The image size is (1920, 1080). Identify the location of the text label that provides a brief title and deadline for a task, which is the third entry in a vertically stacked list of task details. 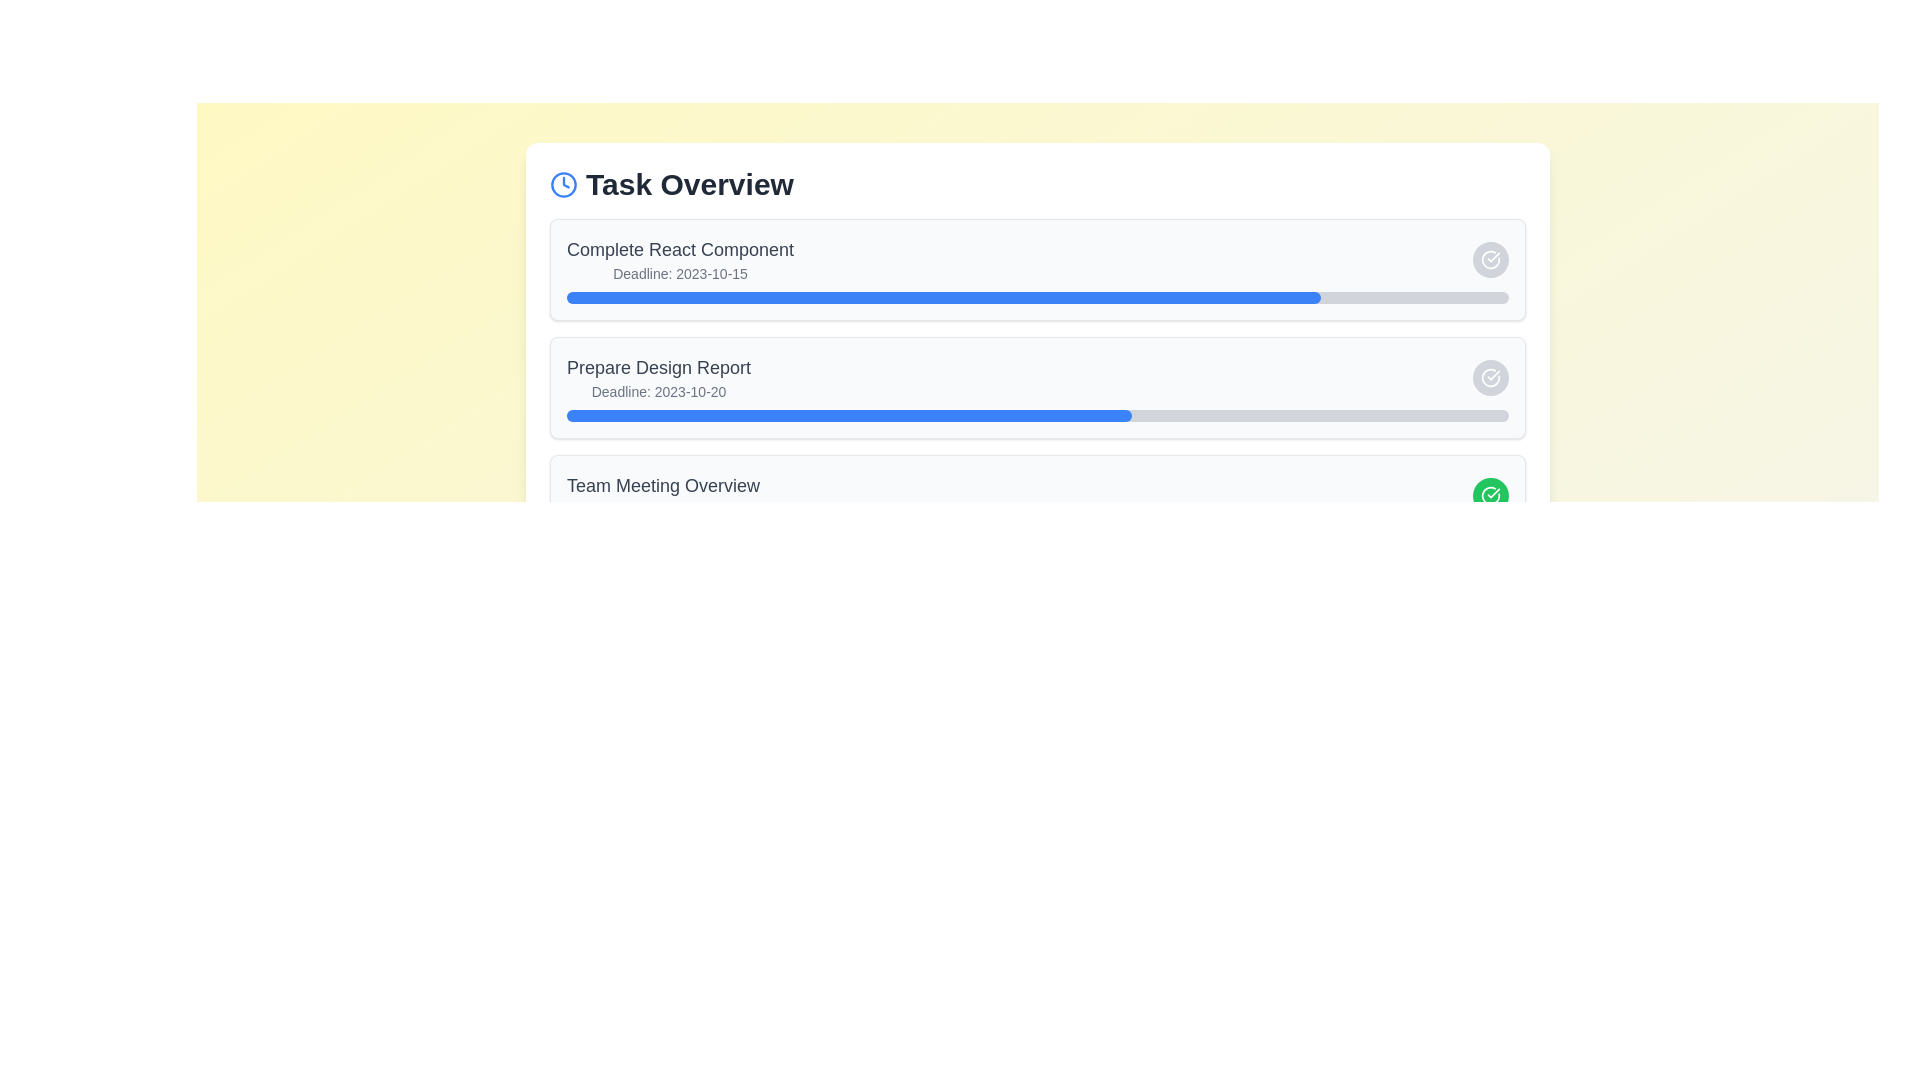
(663, 495).